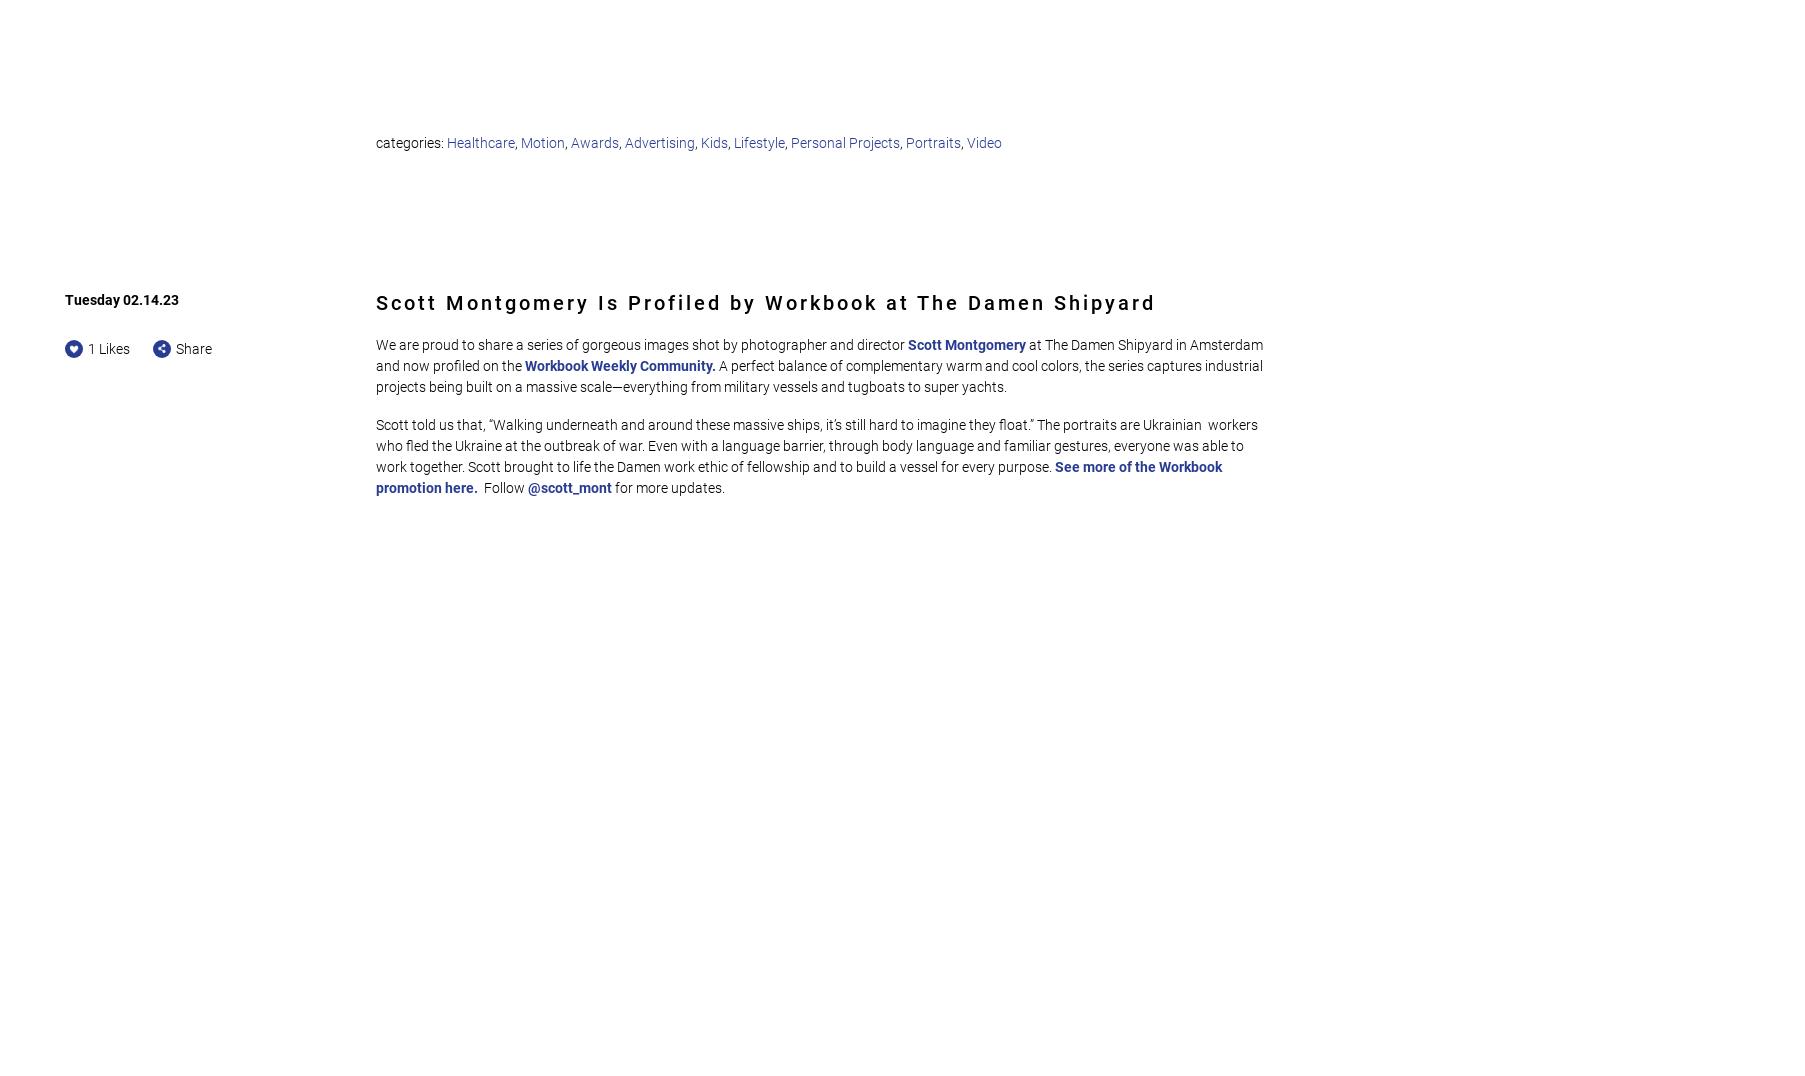  What do you see at coordinates (933, 142) in the screenshot?
I see `'Portraits'` at bounding box center [933, 142].